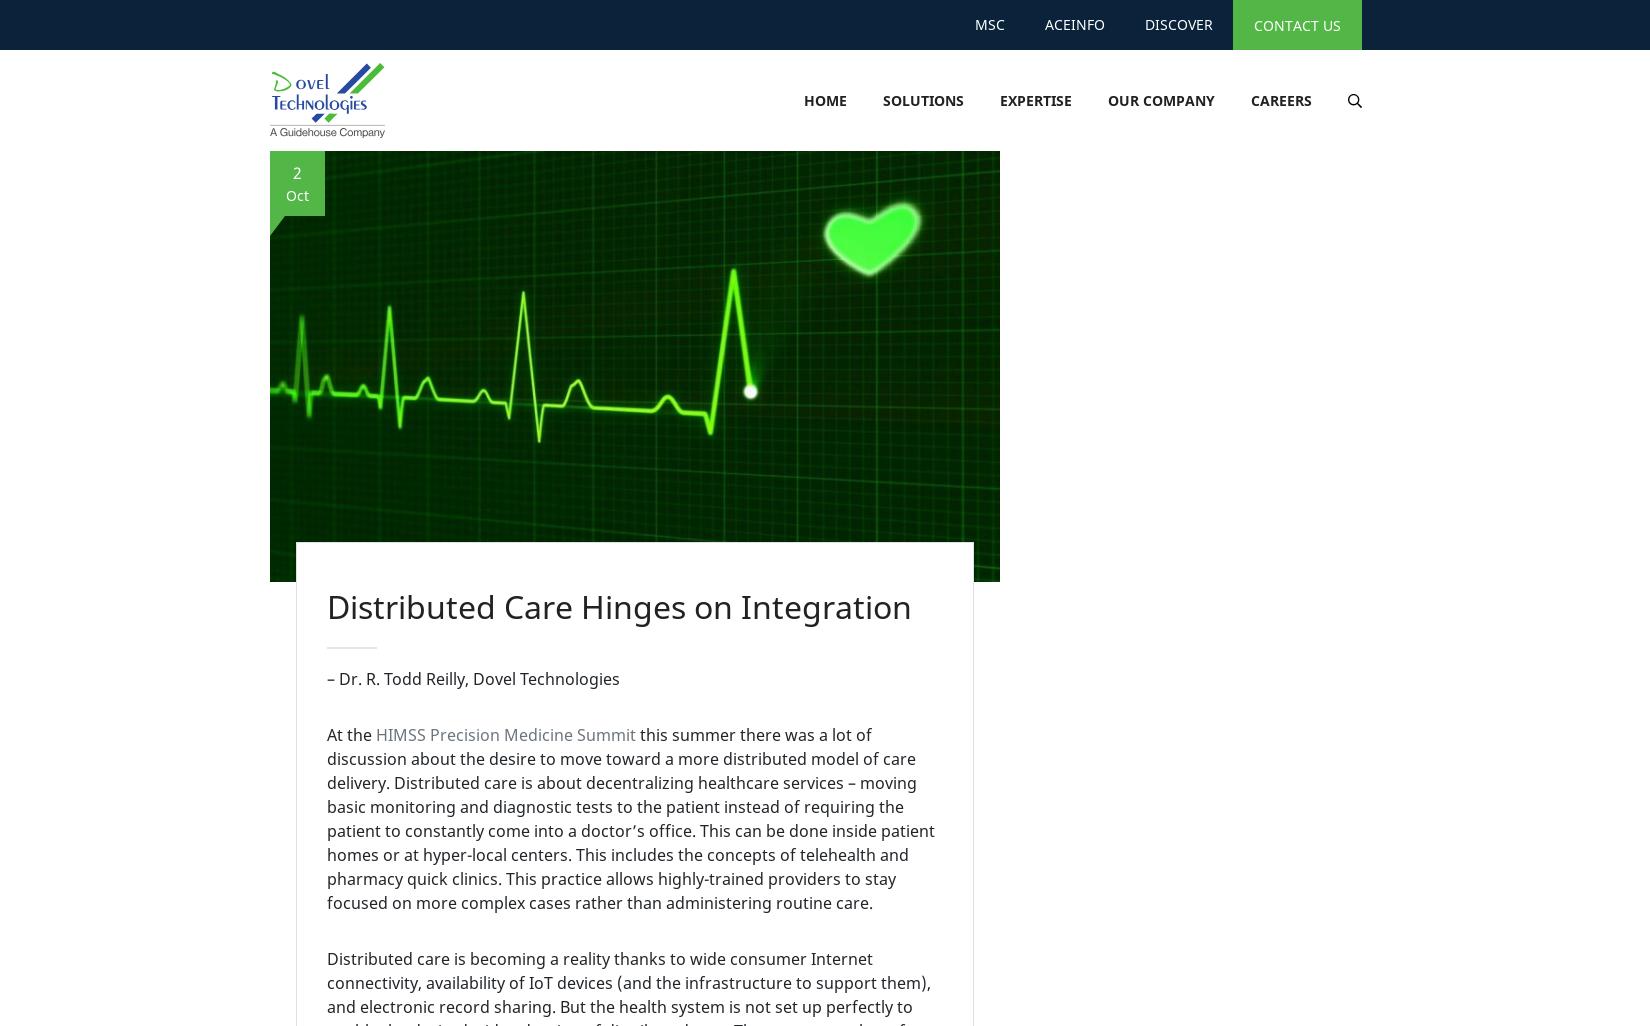 This screenshot has height=1026, width=1650. Describe the element at coordinates (297, 171) in the screenshot. I see `'2'` at that location.